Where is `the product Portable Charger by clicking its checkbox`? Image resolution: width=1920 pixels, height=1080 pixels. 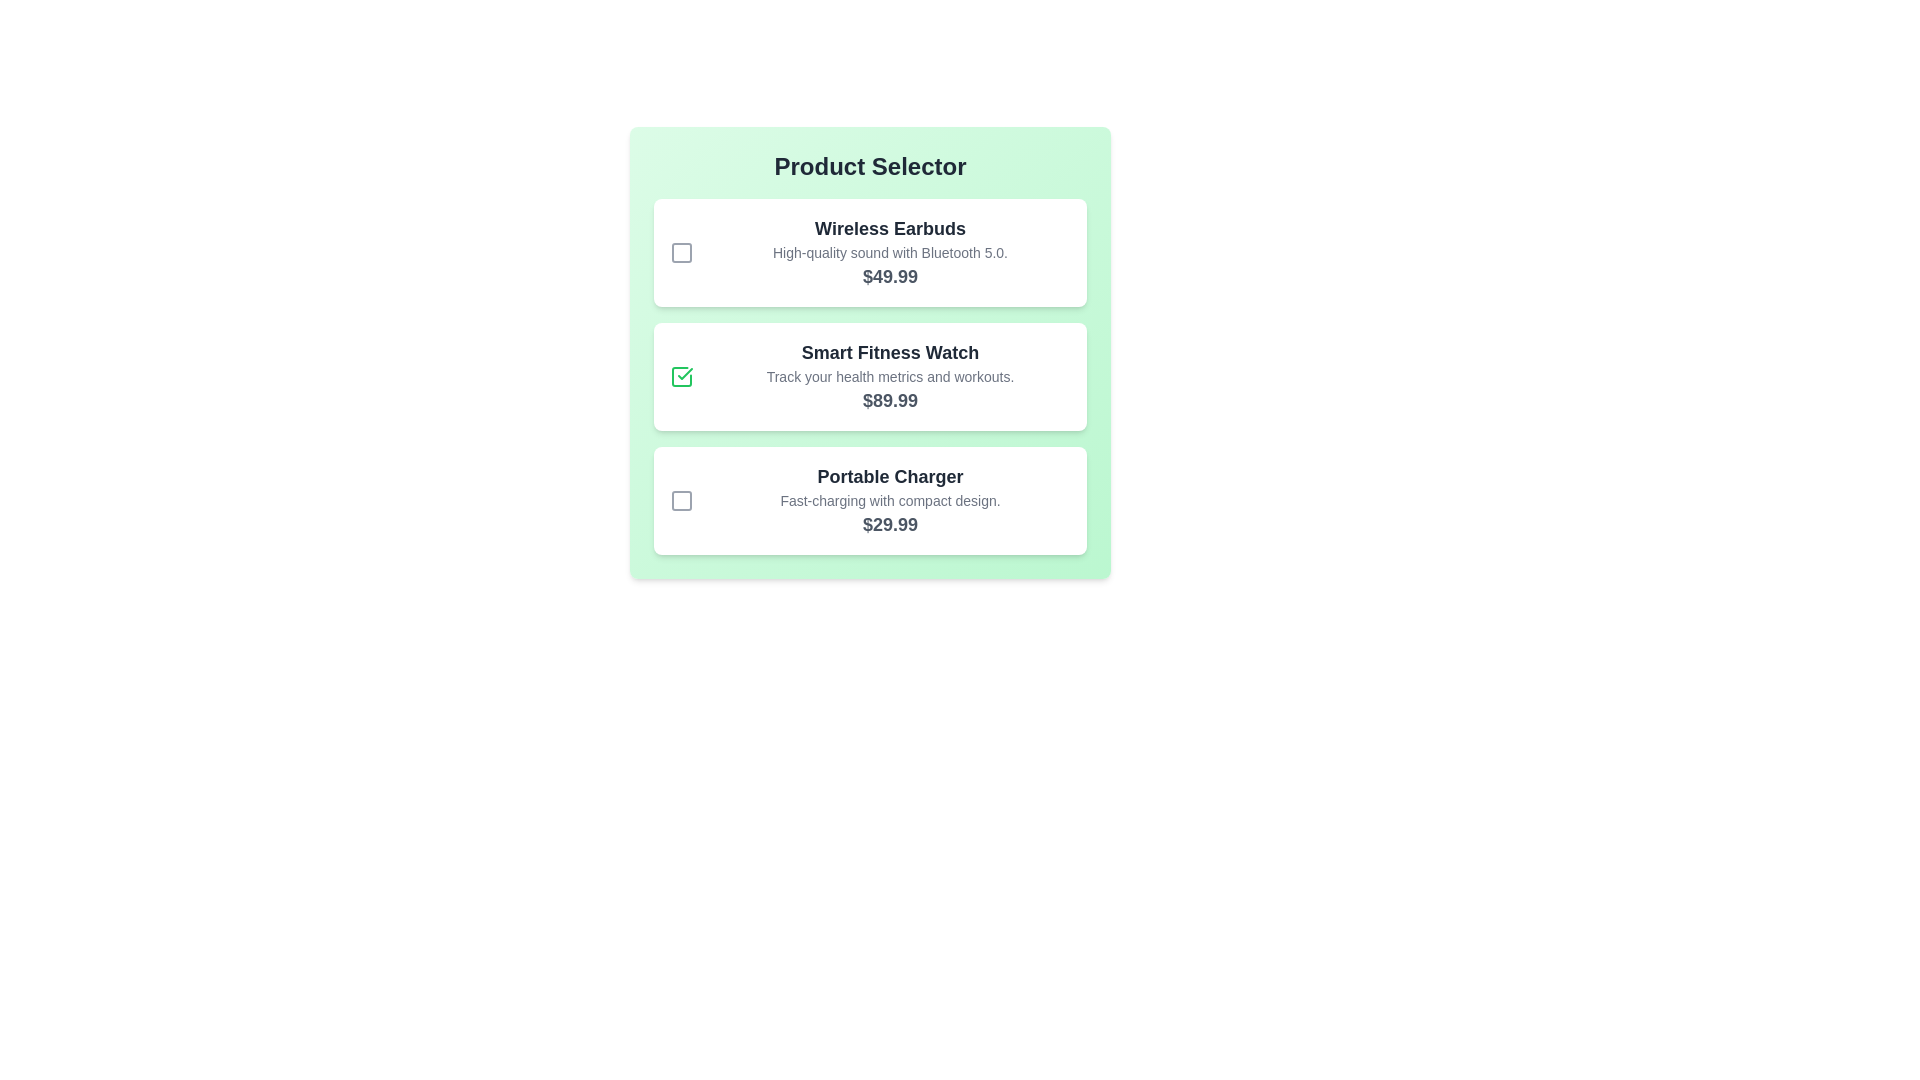 the product Portable Charger by clicking its checkbox is located at coordinates (681, 500).